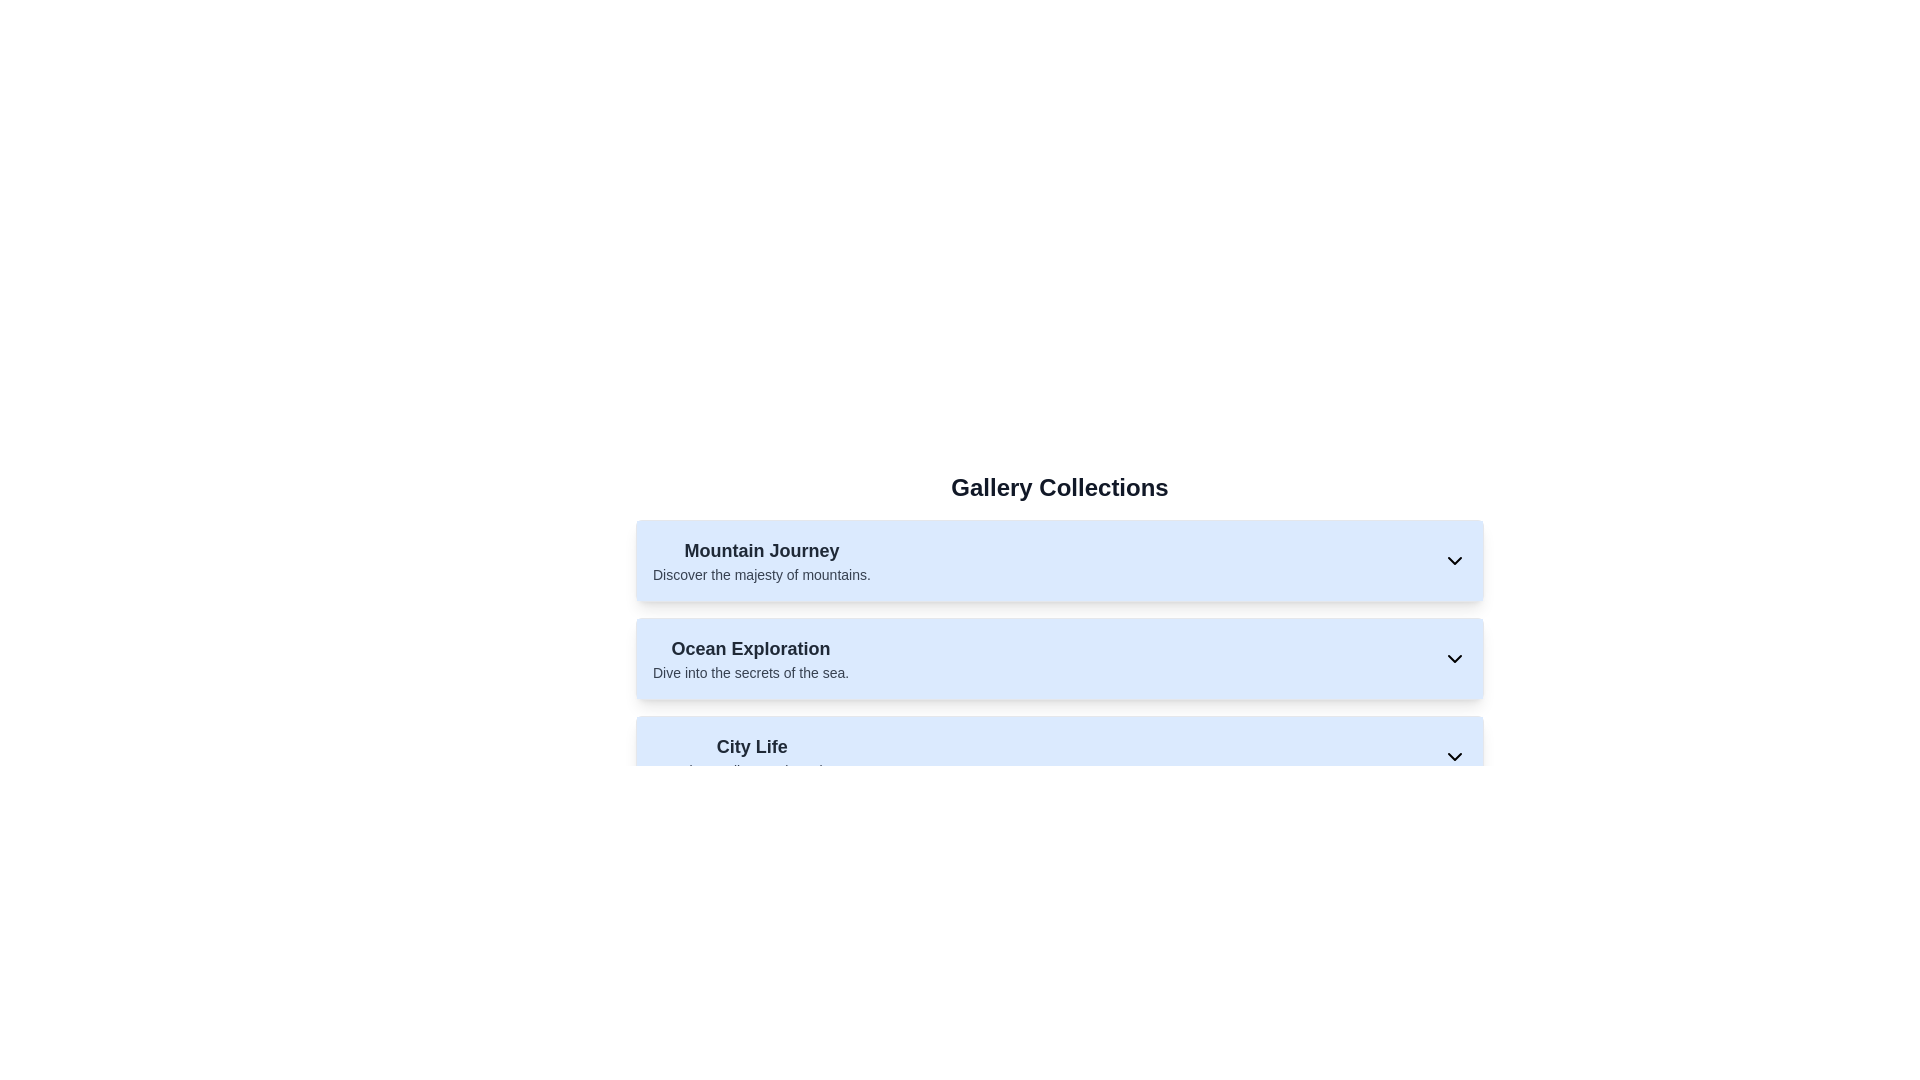 The width and height of the screenshot is (1920, 1080). What do you see at coordinates (1059, 560) in the screenshot?
I see `the first entry in the expandable list titled 'Mountain Journey'` at bounding box center [1059, 560].